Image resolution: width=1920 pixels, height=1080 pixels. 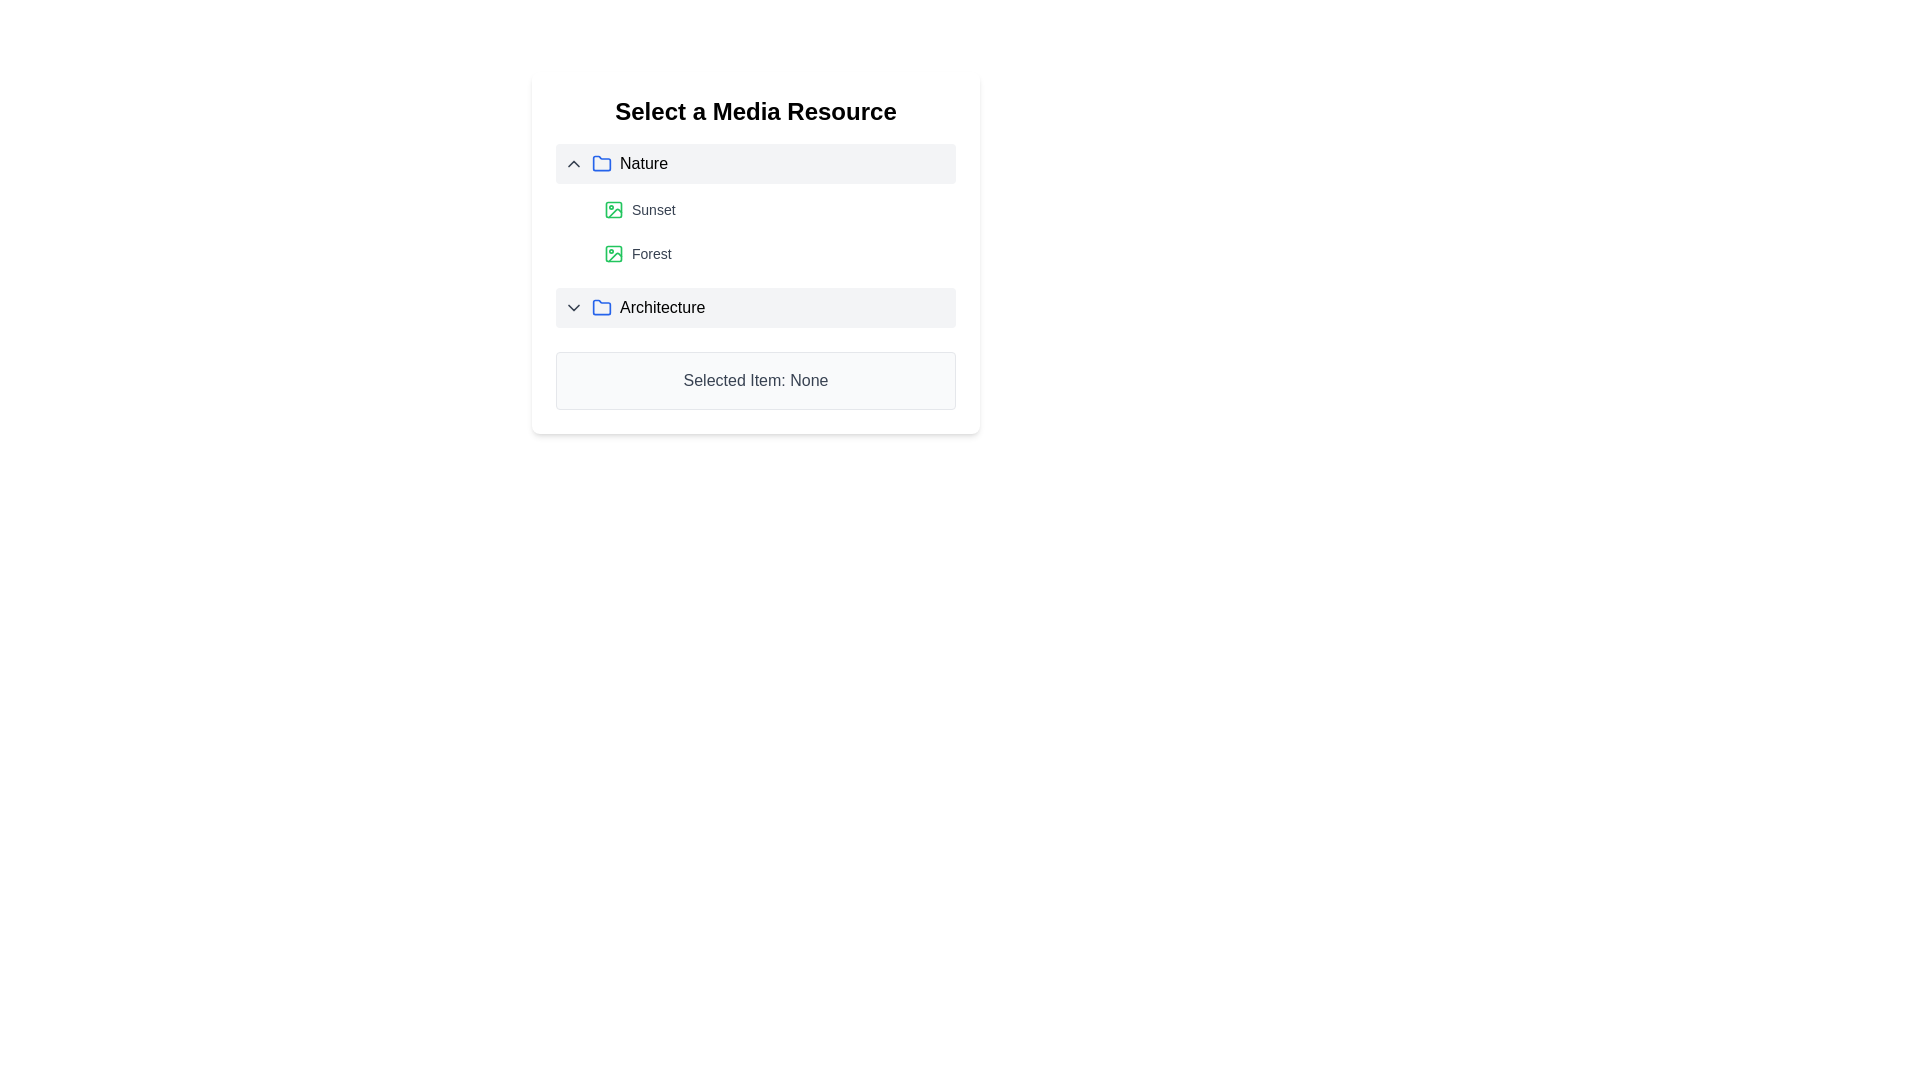 What do you see at coordinates (662, 308) in the screenshot?
I see `the 'Architecture' text label within the interactive list item under the 'Nature' category to view resources` at bounding box center [662, 308].